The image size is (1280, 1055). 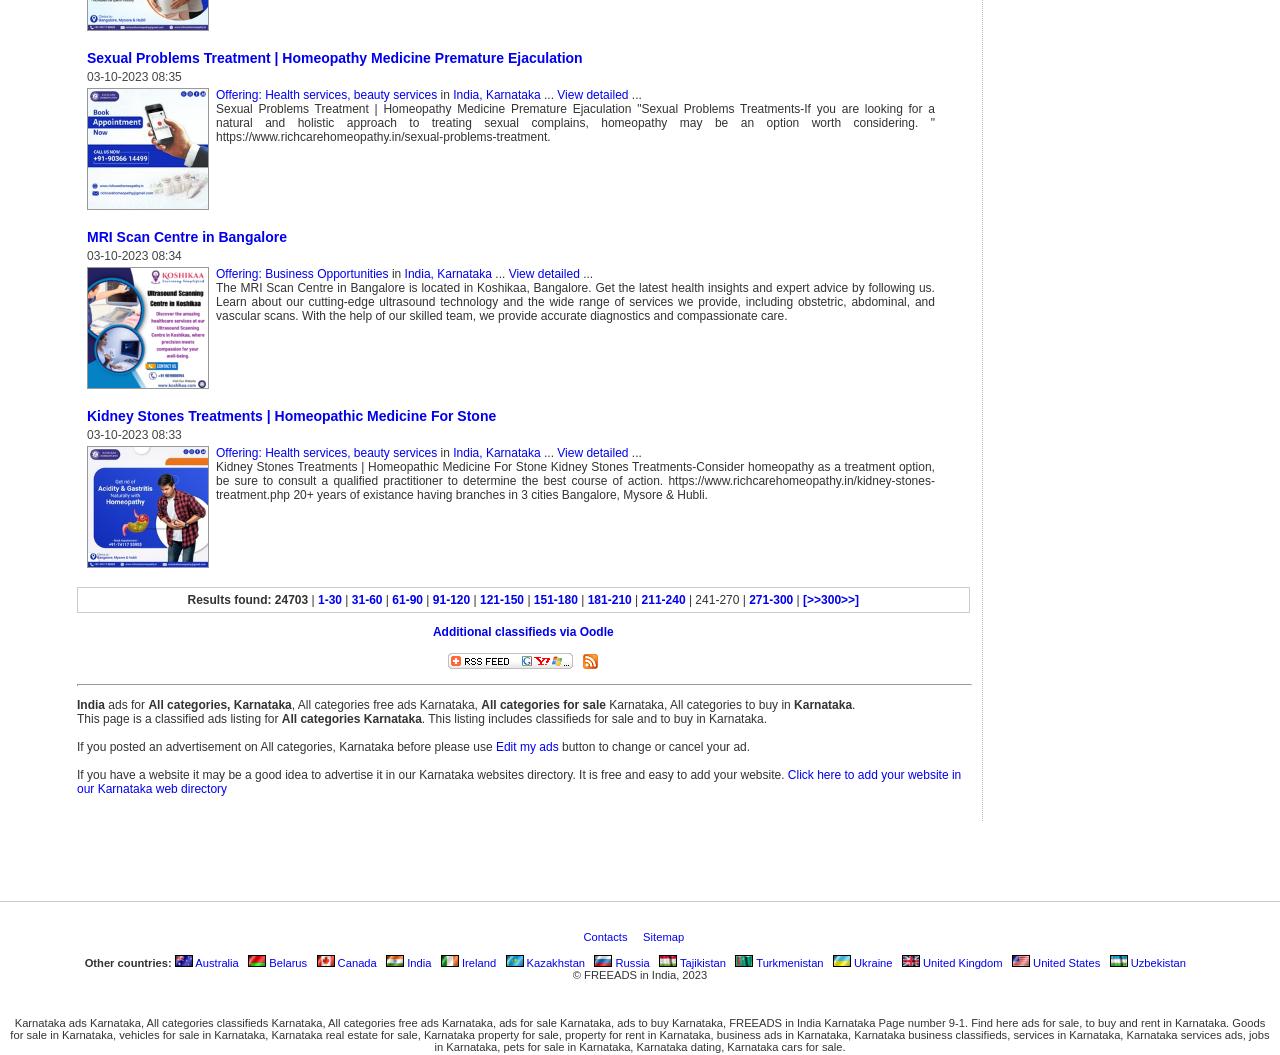 I want to click on '271-300', so click(x=769, y=599).